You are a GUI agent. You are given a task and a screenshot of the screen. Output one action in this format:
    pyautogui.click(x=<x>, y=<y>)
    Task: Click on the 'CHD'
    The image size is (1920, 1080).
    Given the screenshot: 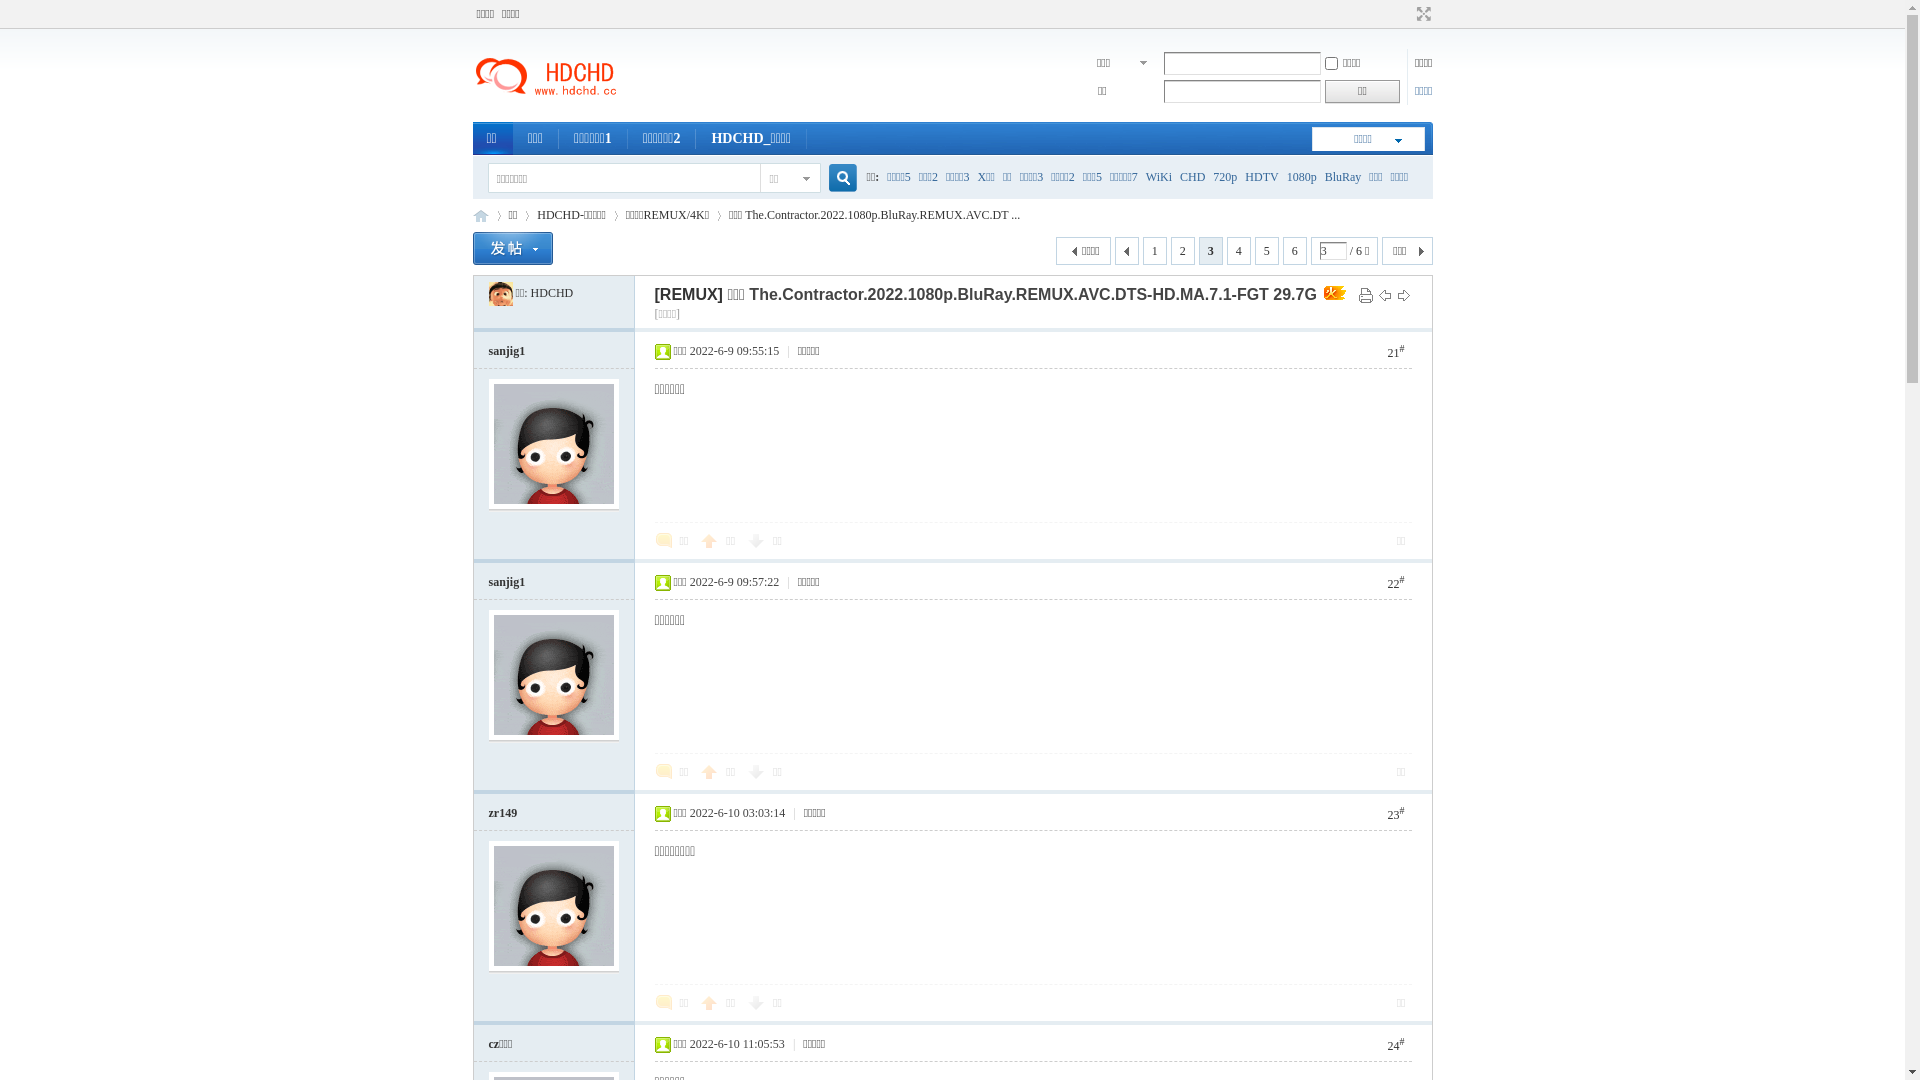 What is the action you would take?
    pyautogui.click(x=1192, y=176)
    